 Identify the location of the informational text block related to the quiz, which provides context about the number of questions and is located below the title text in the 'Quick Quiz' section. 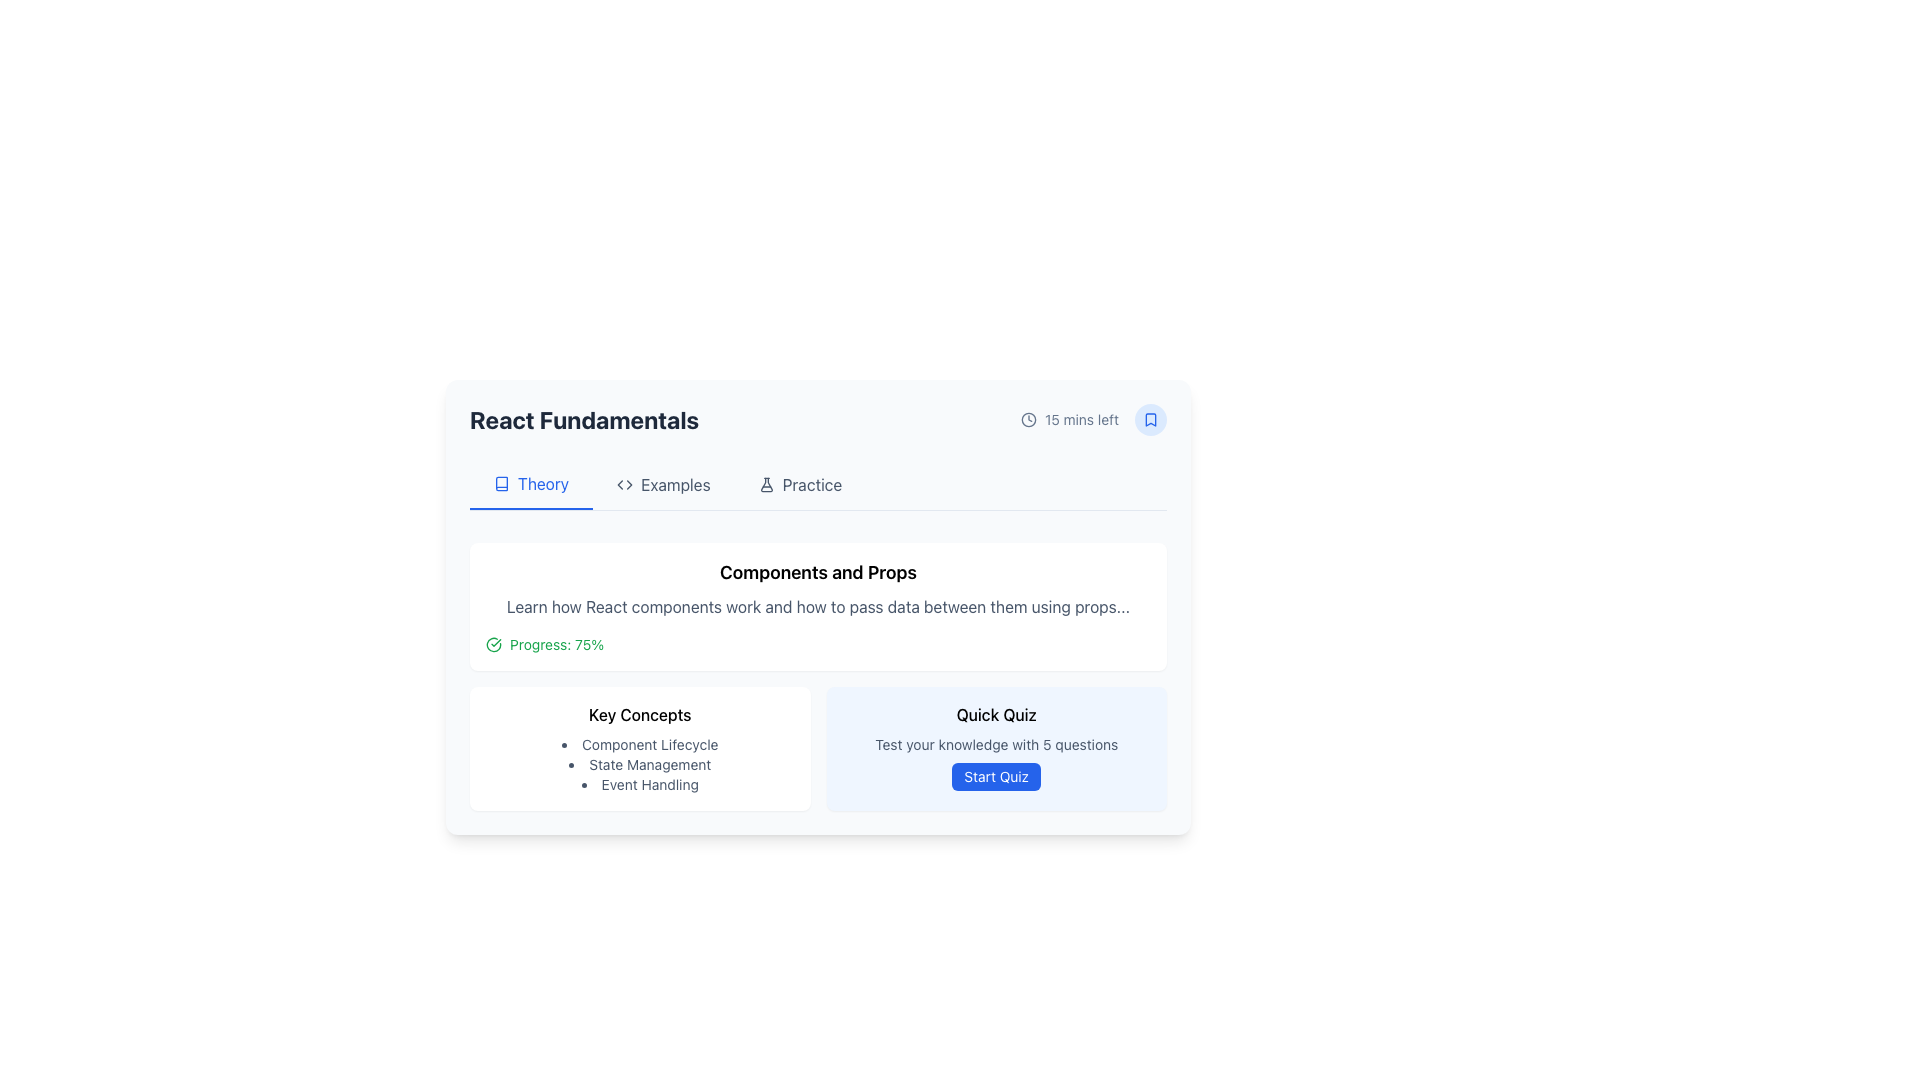
(996, 763).